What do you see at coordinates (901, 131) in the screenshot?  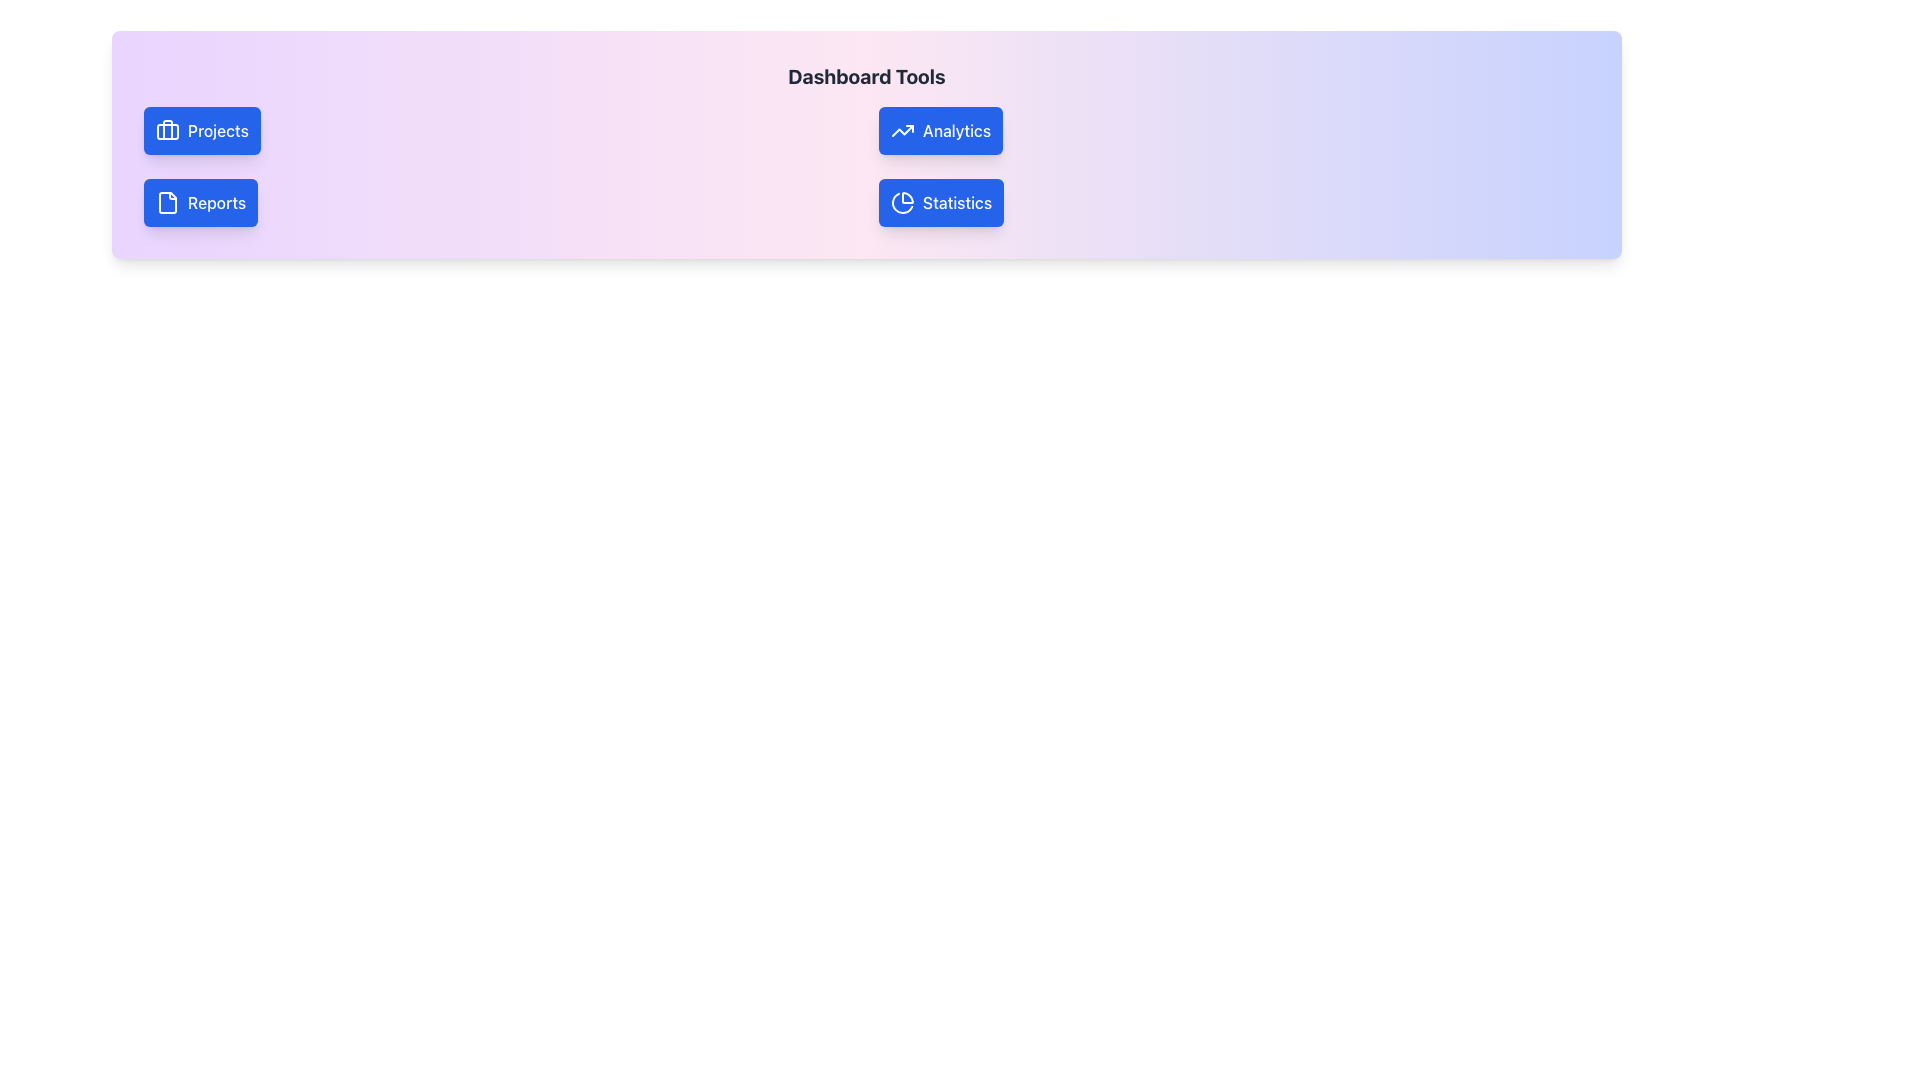 I see `the analytics icon located to the left of the 'Analytics' text in the 'Dashboard Tools' section` at bounding box center [901, 131].